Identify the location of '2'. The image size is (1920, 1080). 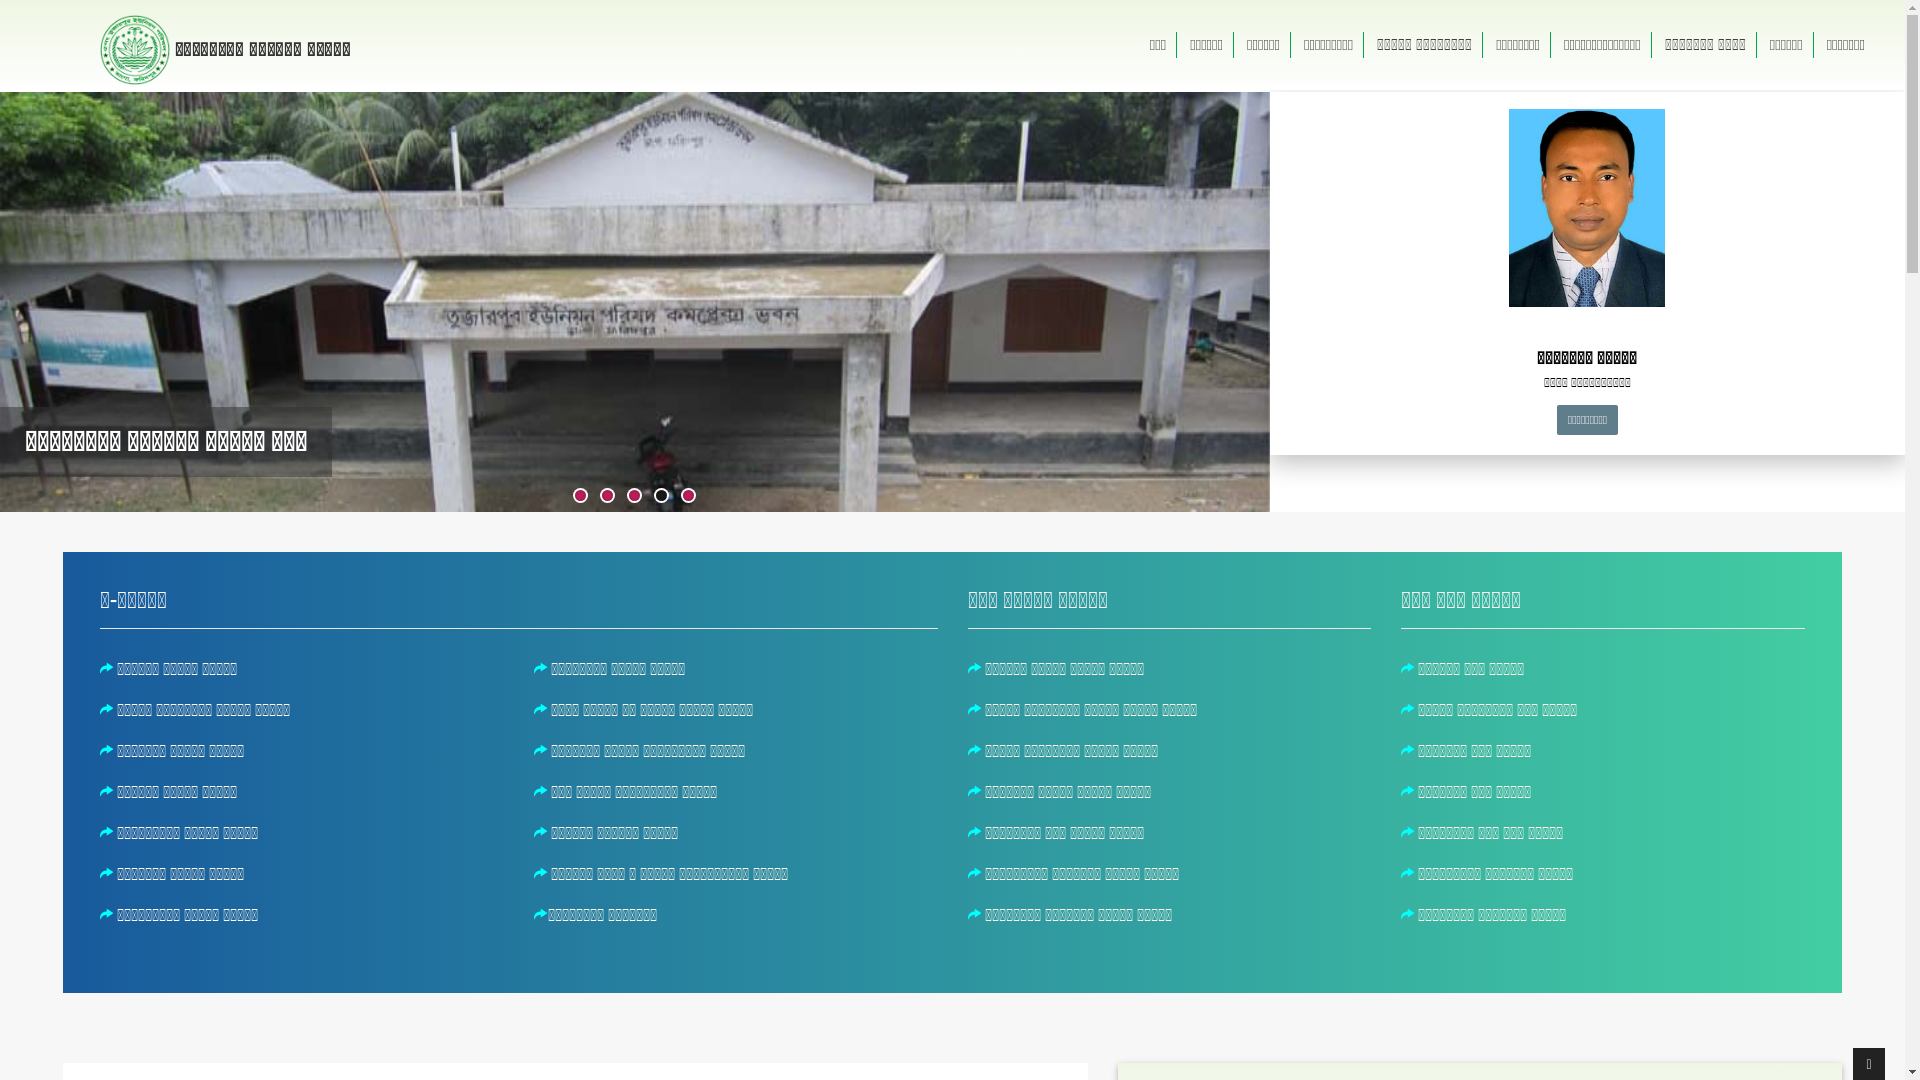
(600, 495).